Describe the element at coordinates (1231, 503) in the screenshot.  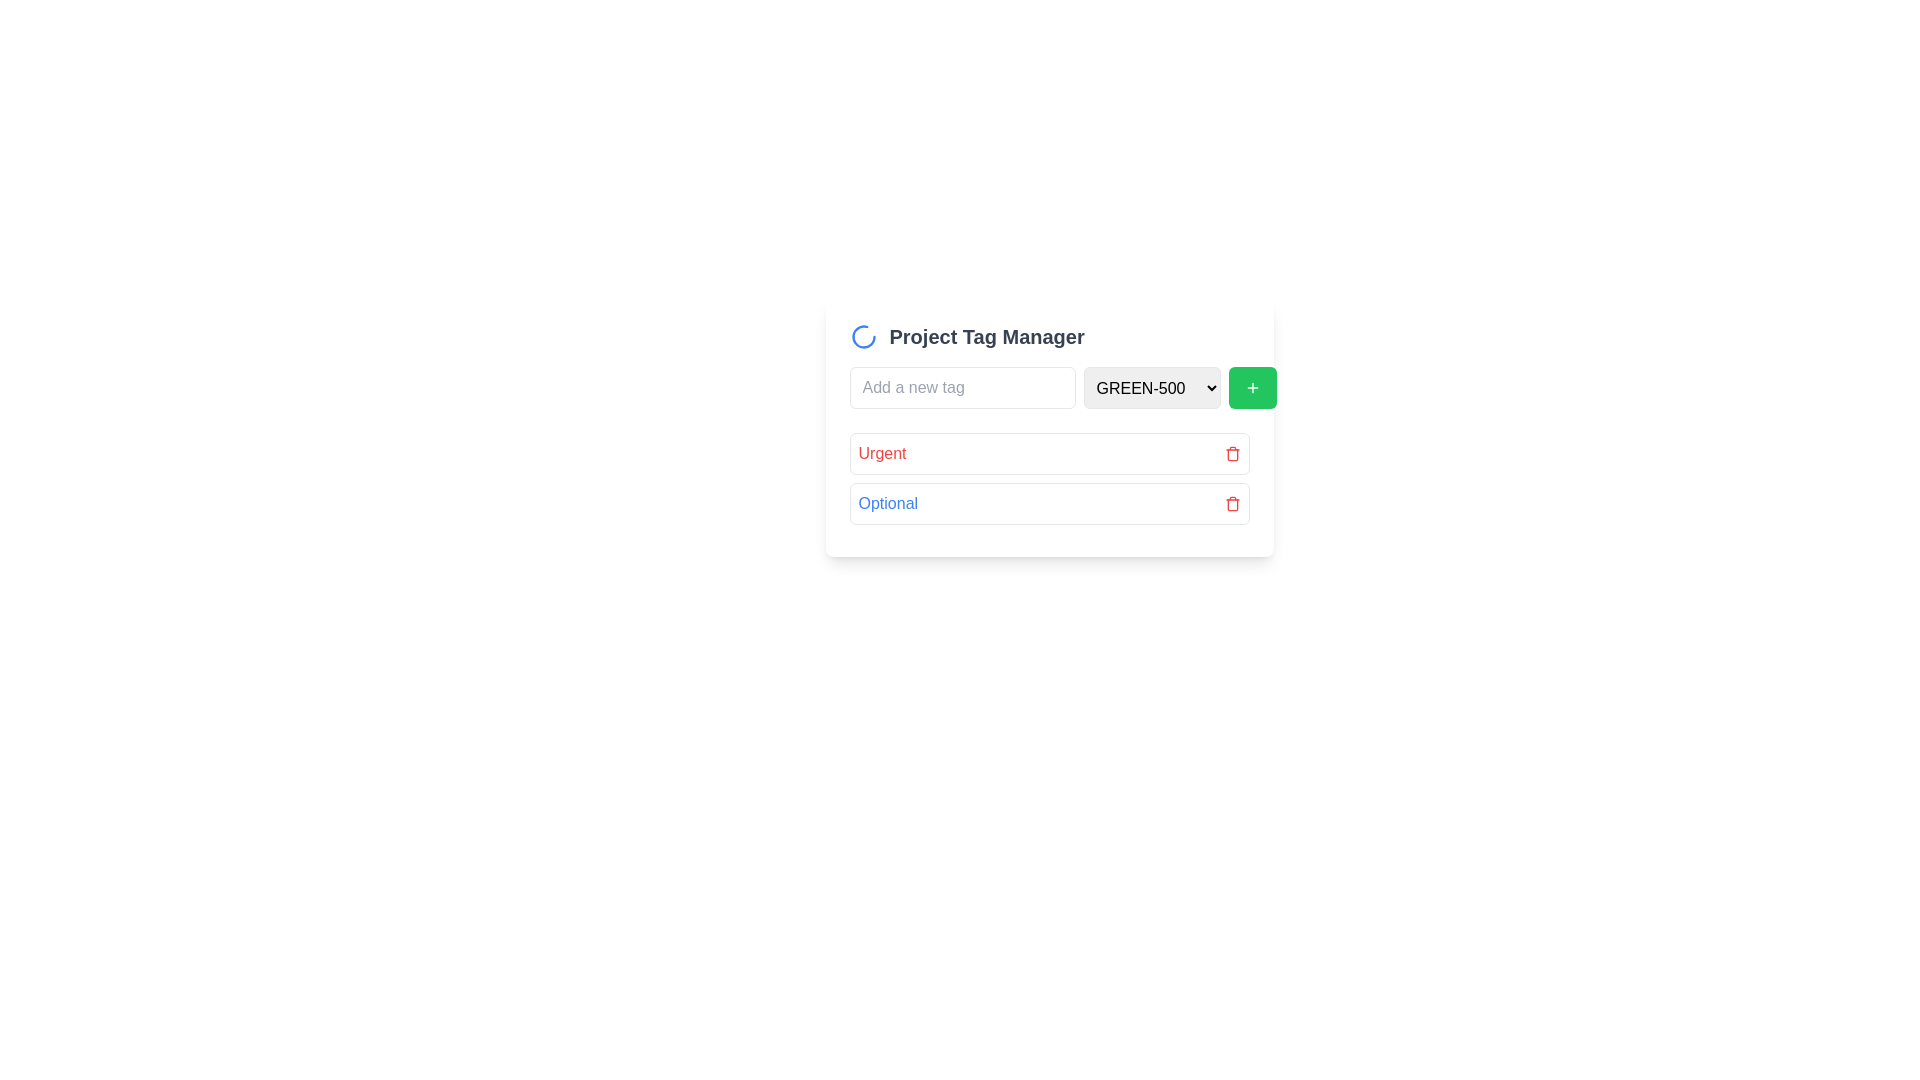
I see `the red trash icon button, which is located at the right end of the 'Optional' label in the 'Project Tag Manager' section, to receive interaction feedback` at that location.